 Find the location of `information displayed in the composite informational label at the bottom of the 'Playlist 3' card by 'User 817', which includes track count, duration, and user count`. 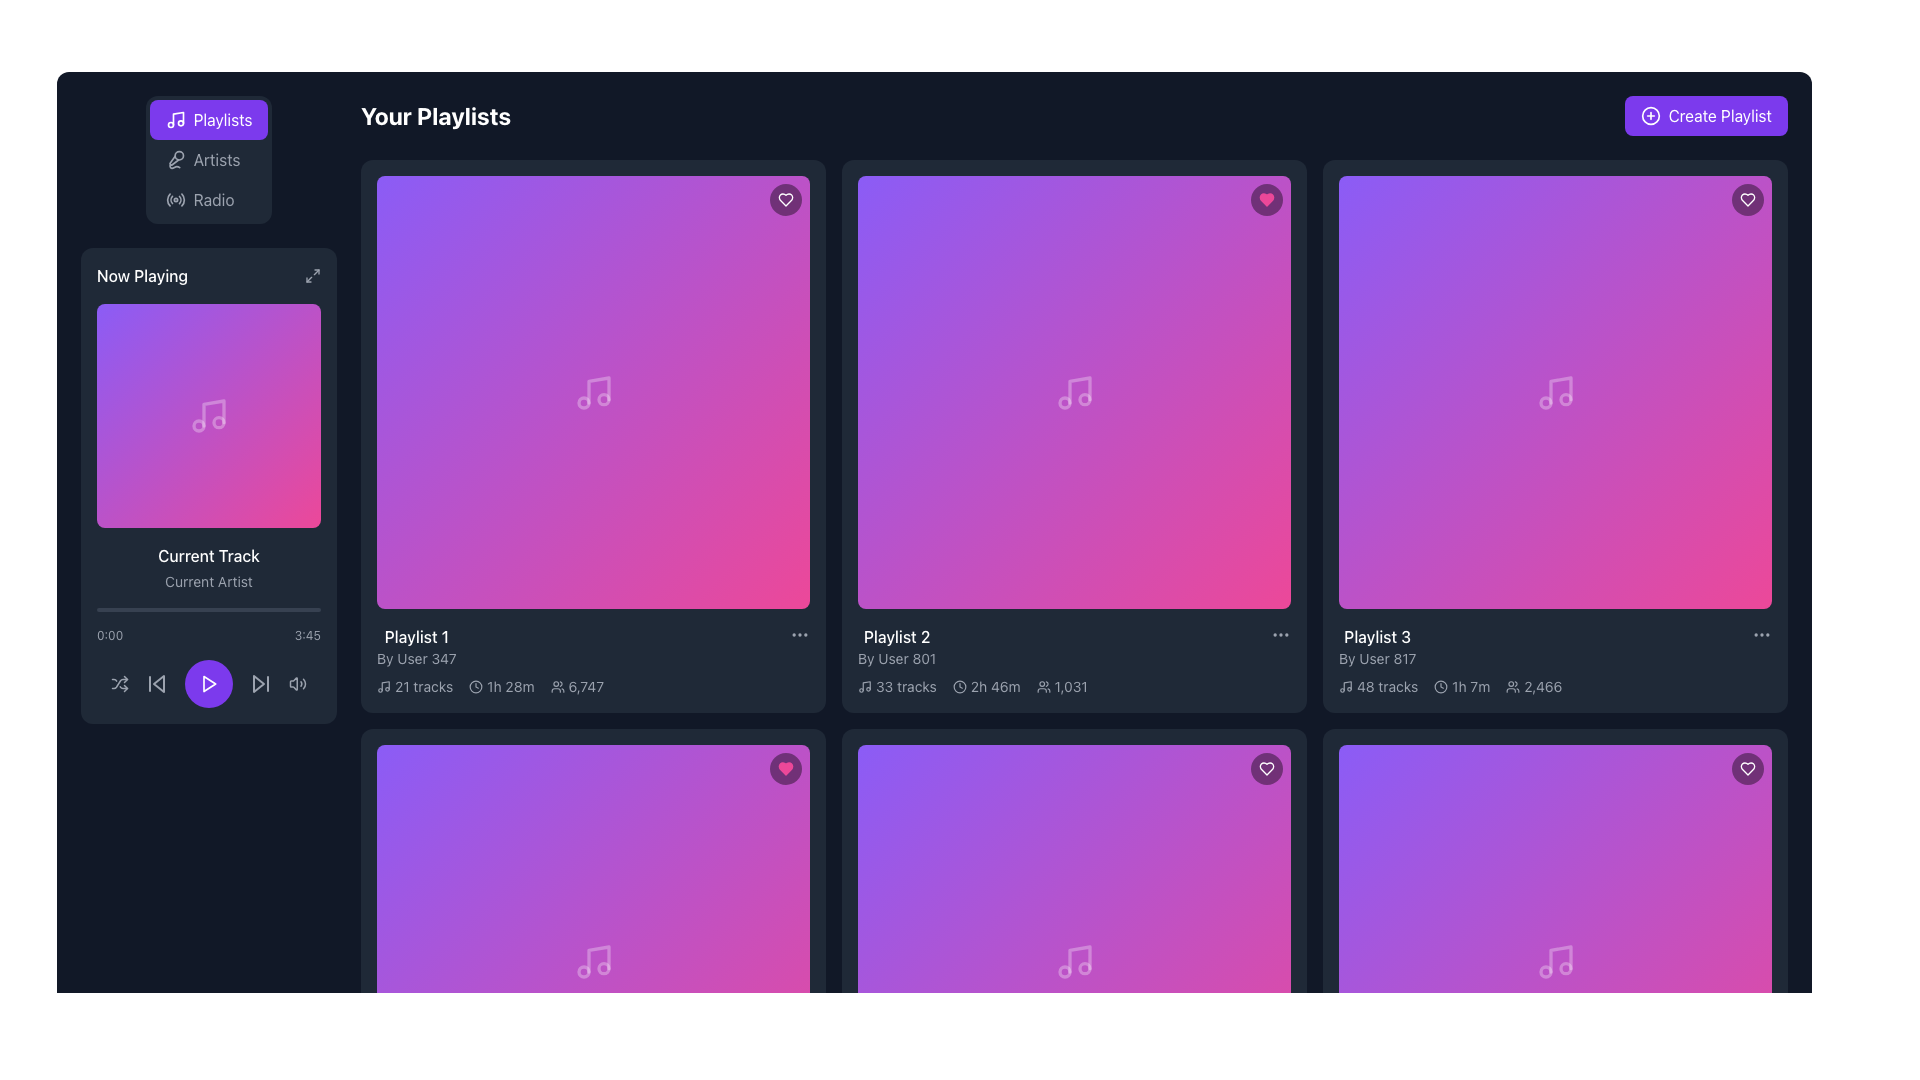

information displayed in the composite informational label at the bottom of the 'Playlist 3' card by 'User 817', which includes track count, duration, and user count is located at coordinates (1554, 685).